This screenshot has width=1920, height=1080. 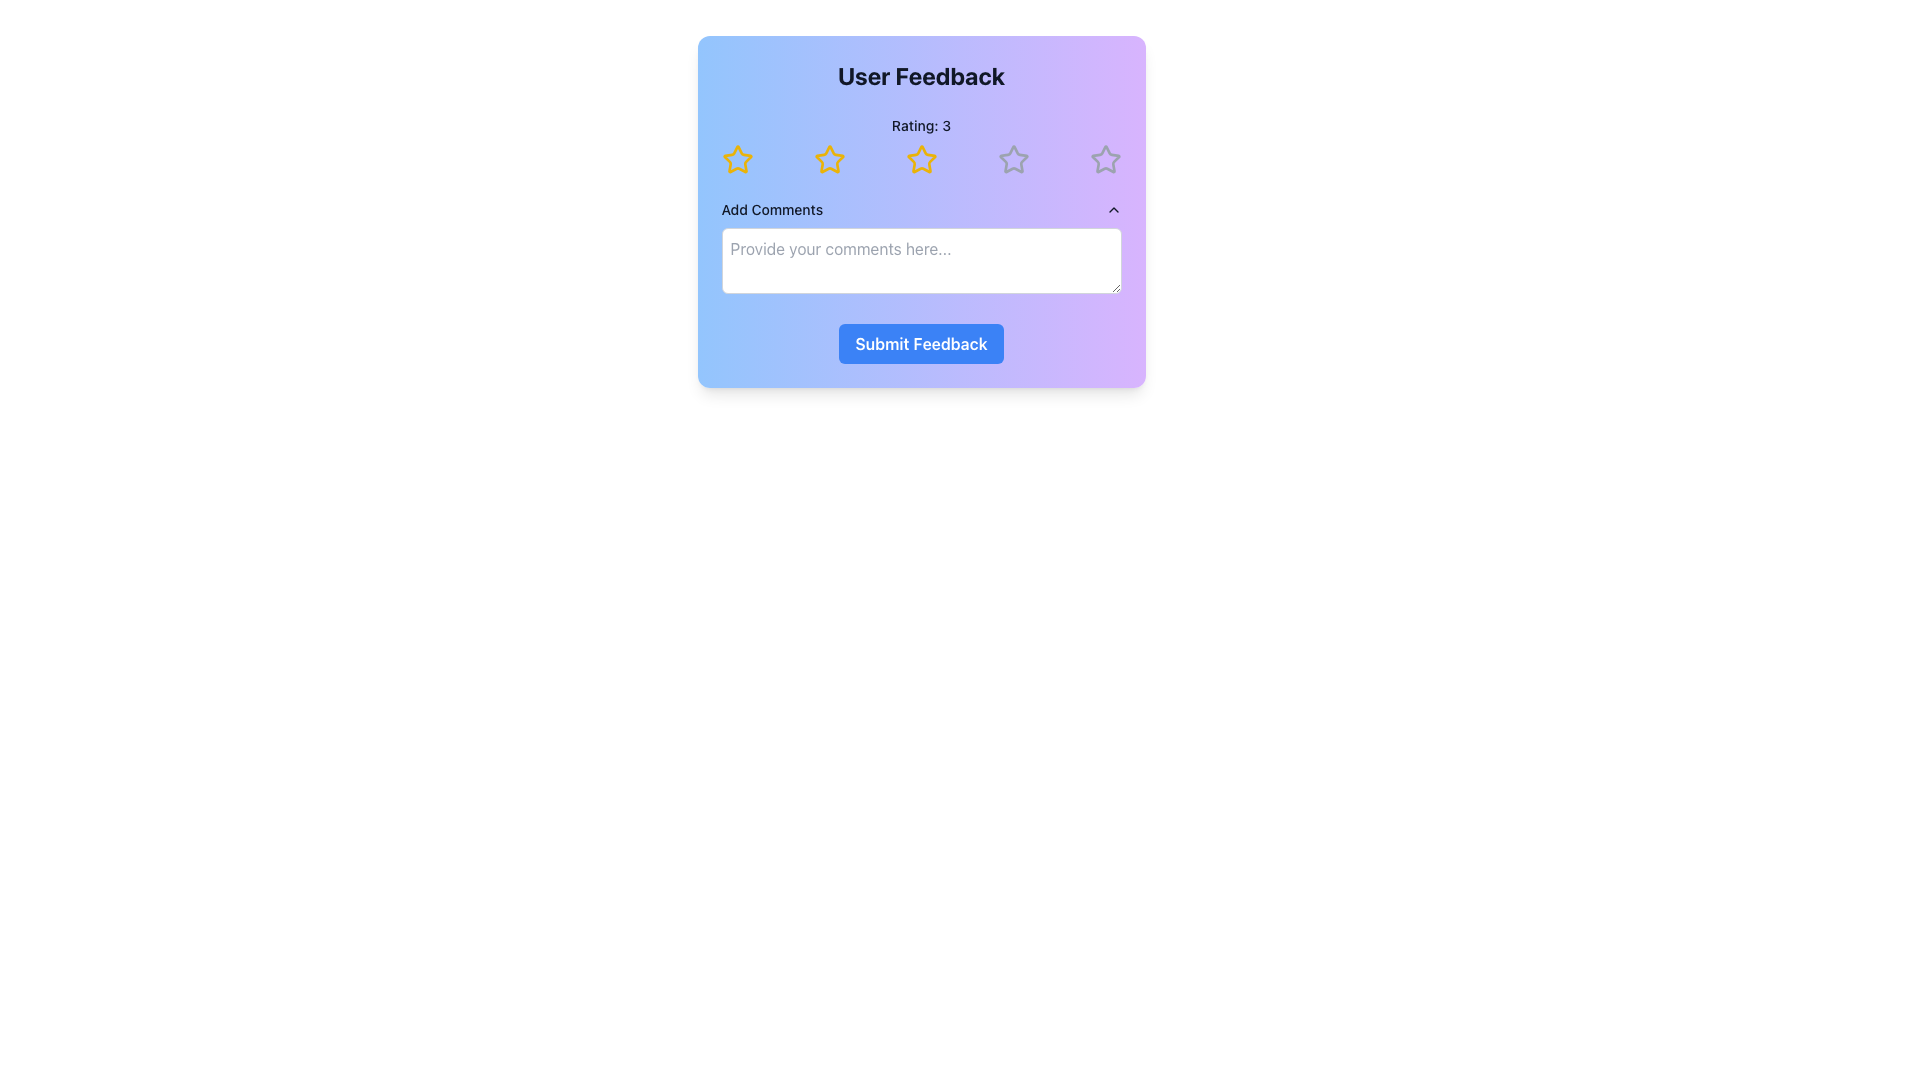 What do you see at coordinates (920, 249) in the screenshot?
I see `the Comment Input Section located below the rating stars and above the 'Submit Feedback' button to focus on the input field with the placeholder text 'Provide your comments here...'` at bounding box center [920, 249].